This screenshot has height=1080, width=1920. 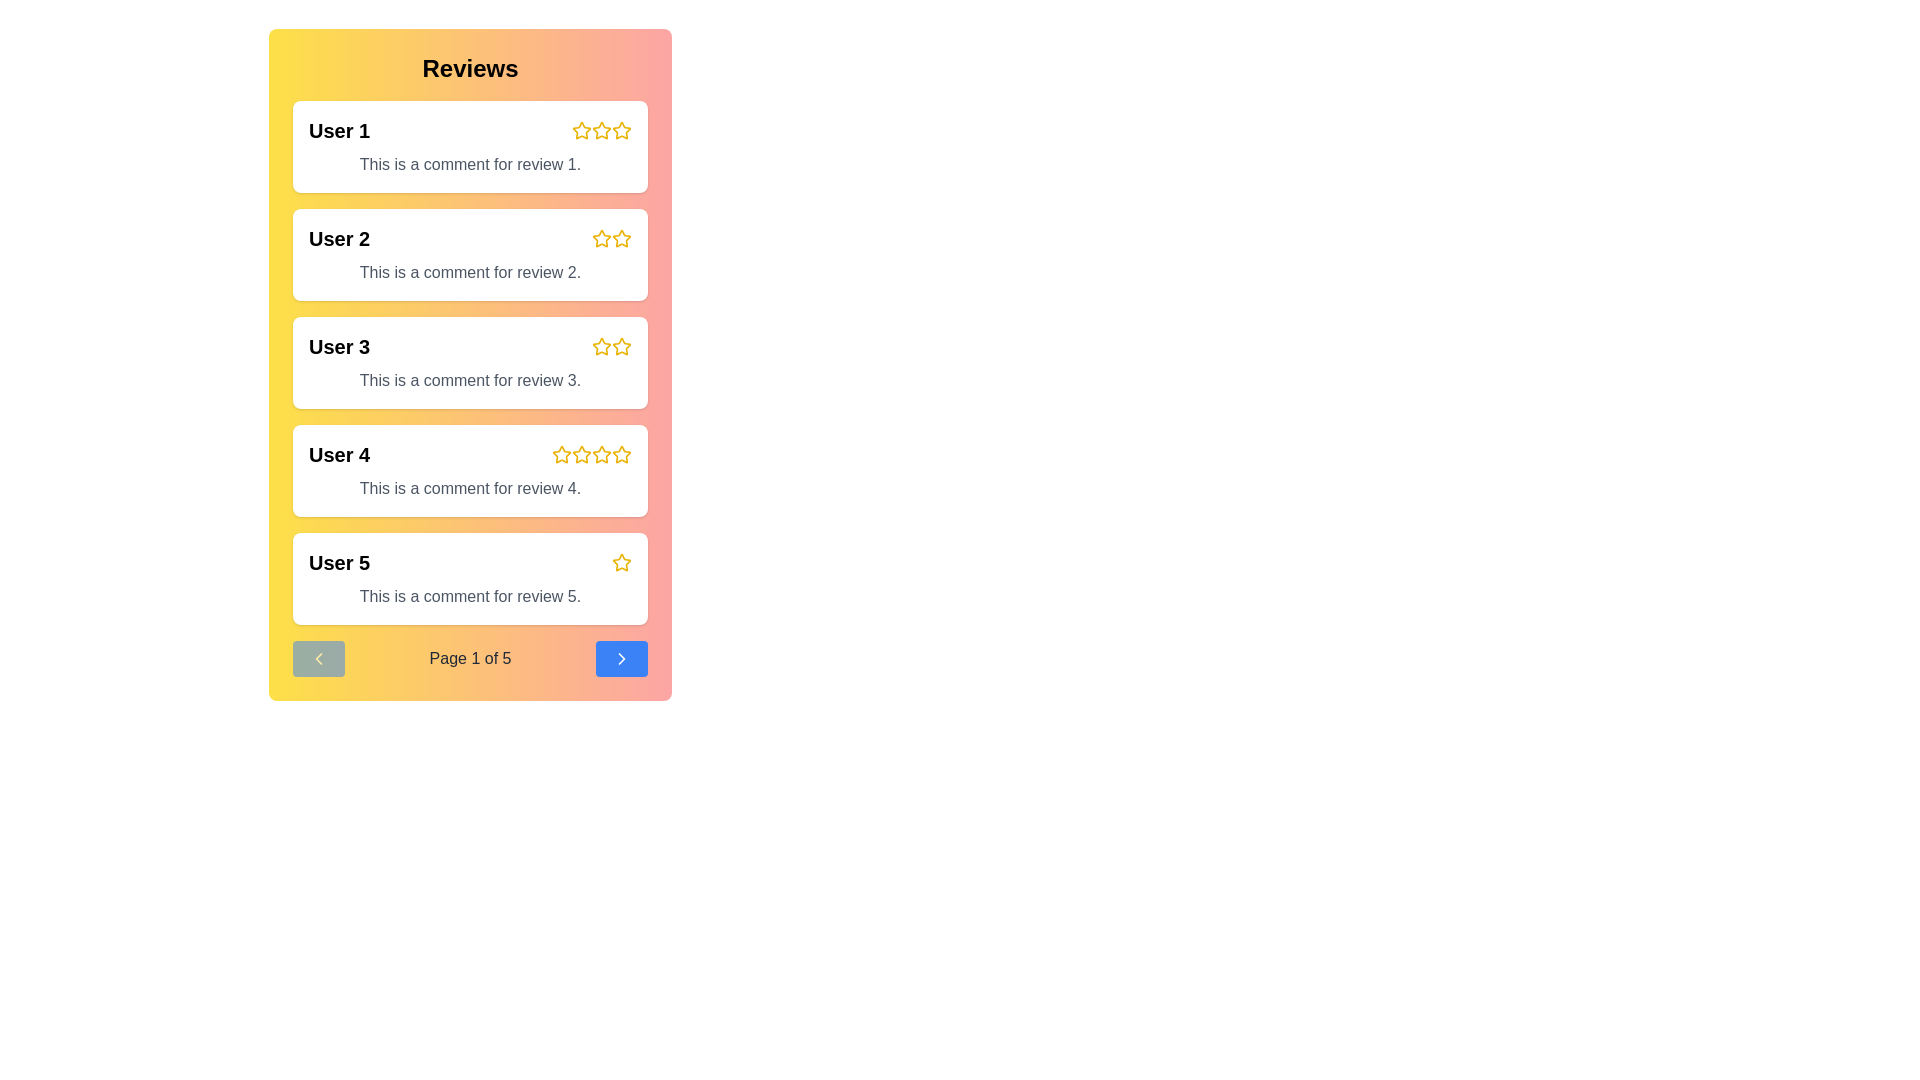 What do you see at coordinates (469, 164) in the screenshot?
I see `text of the label that says 'This is a comment for review 1.', which is styled in a smaller gray font and located below the title 'User 1' within the first review item in the 'Reviews' section` at bounding box center [469, 164].